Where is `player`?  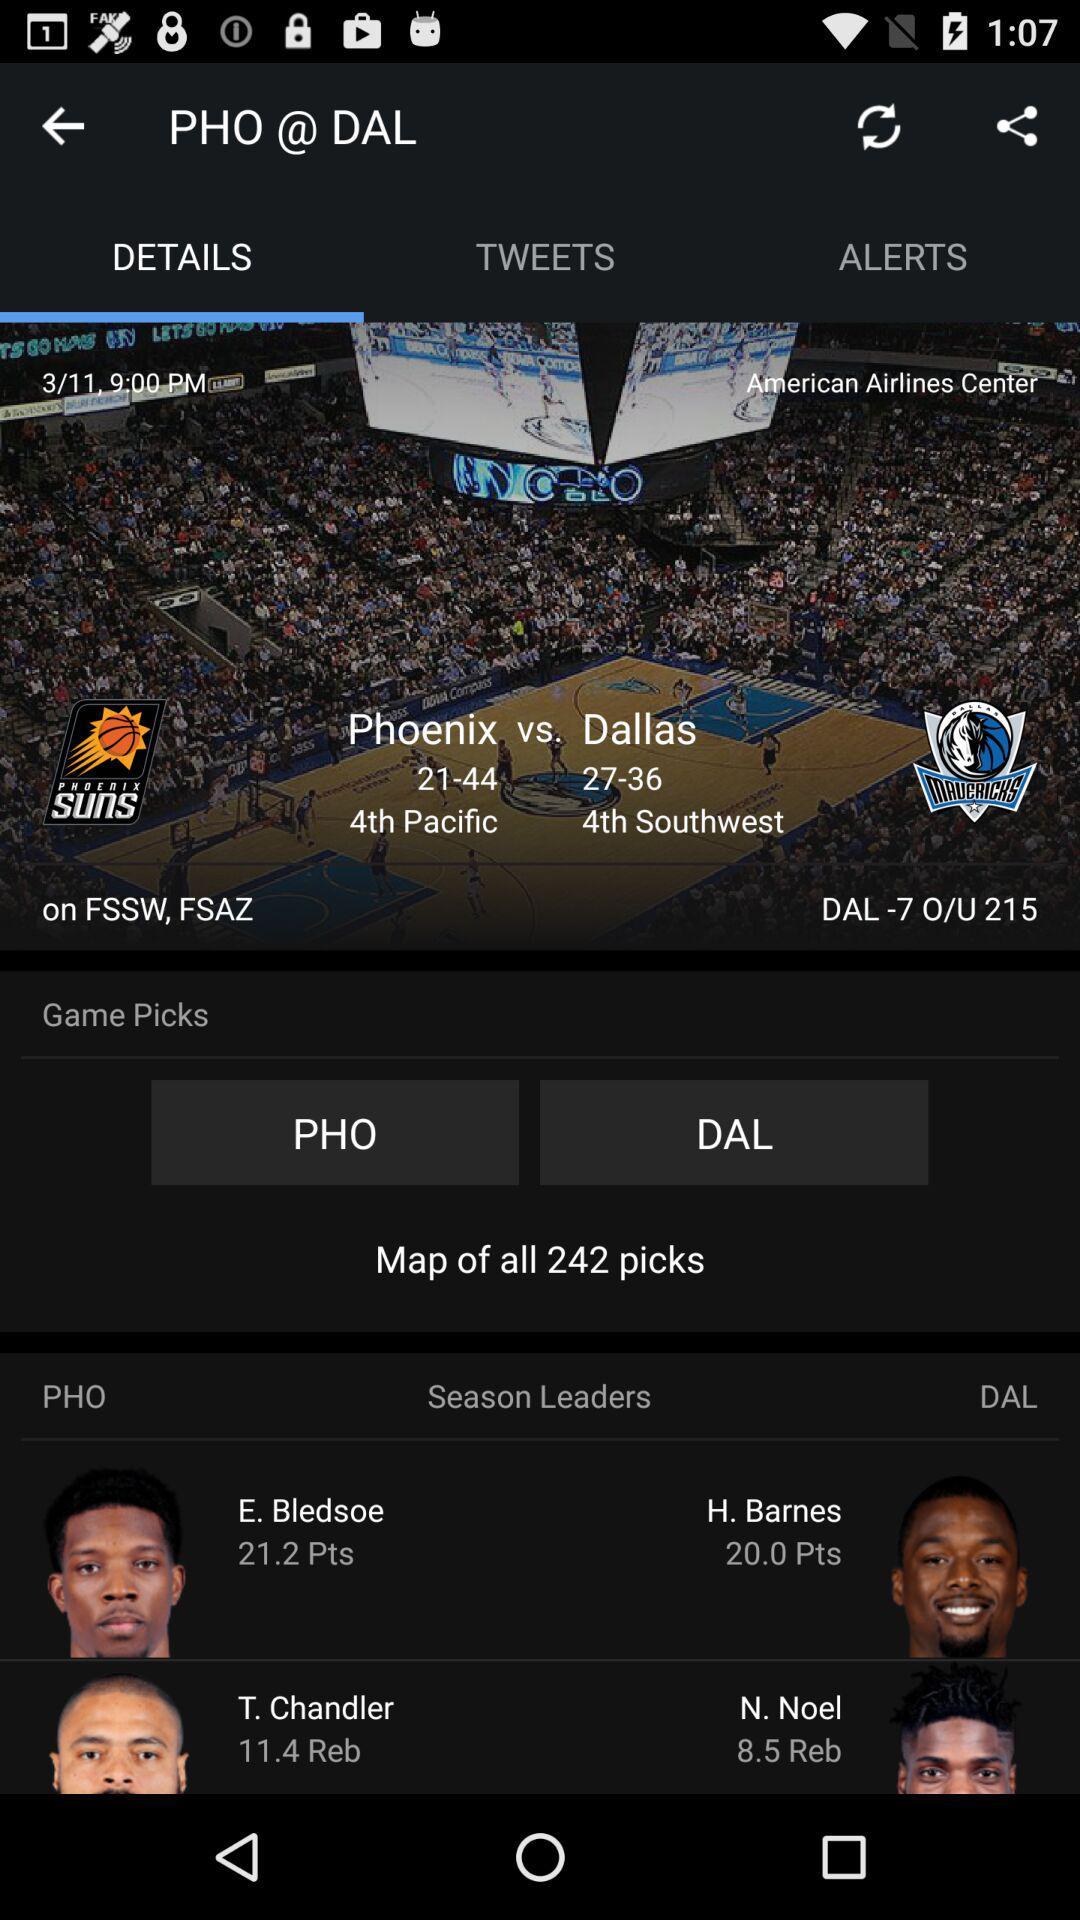
player is located at coordinates (156, 1559).